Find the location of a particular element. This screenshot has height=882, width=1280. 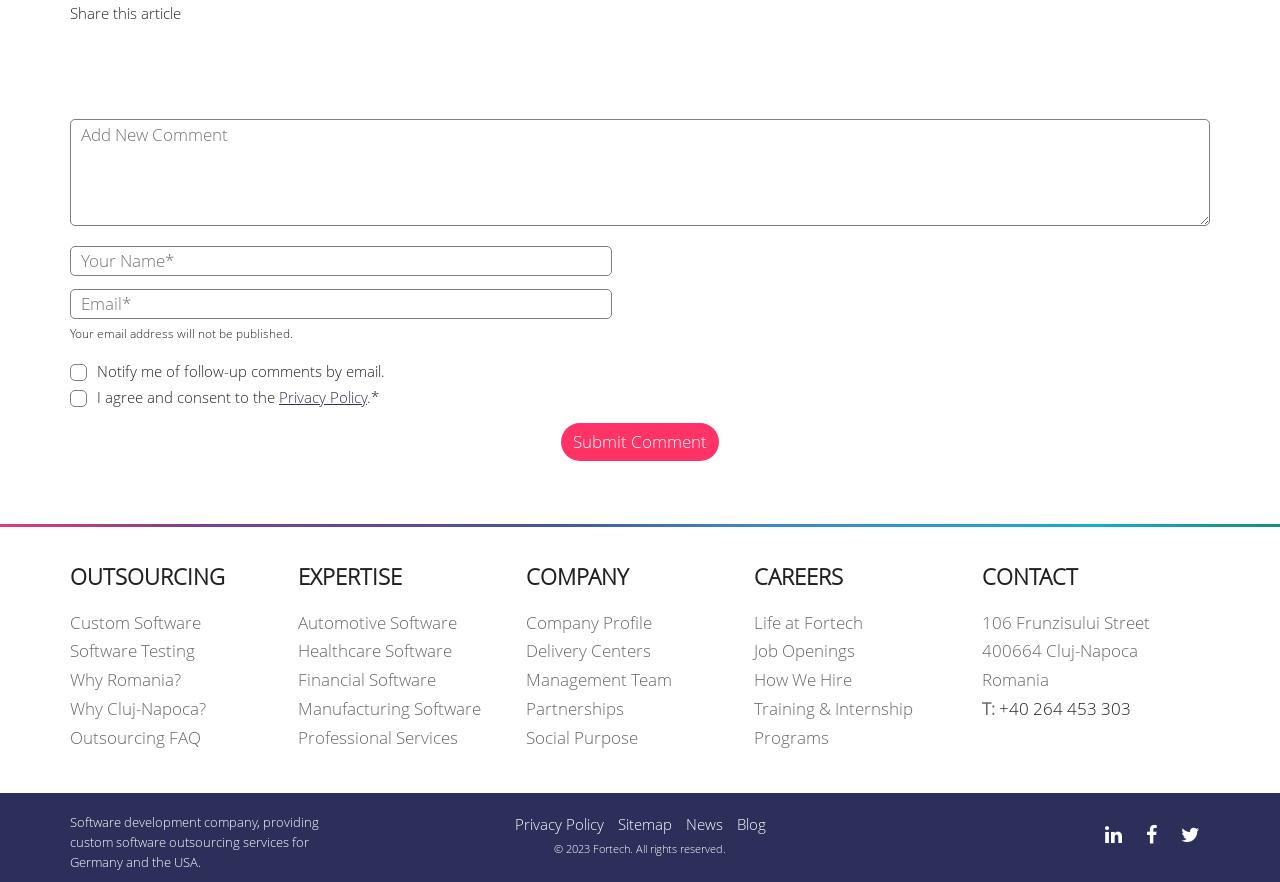

'400664' is located at coordinates (1014, 650).